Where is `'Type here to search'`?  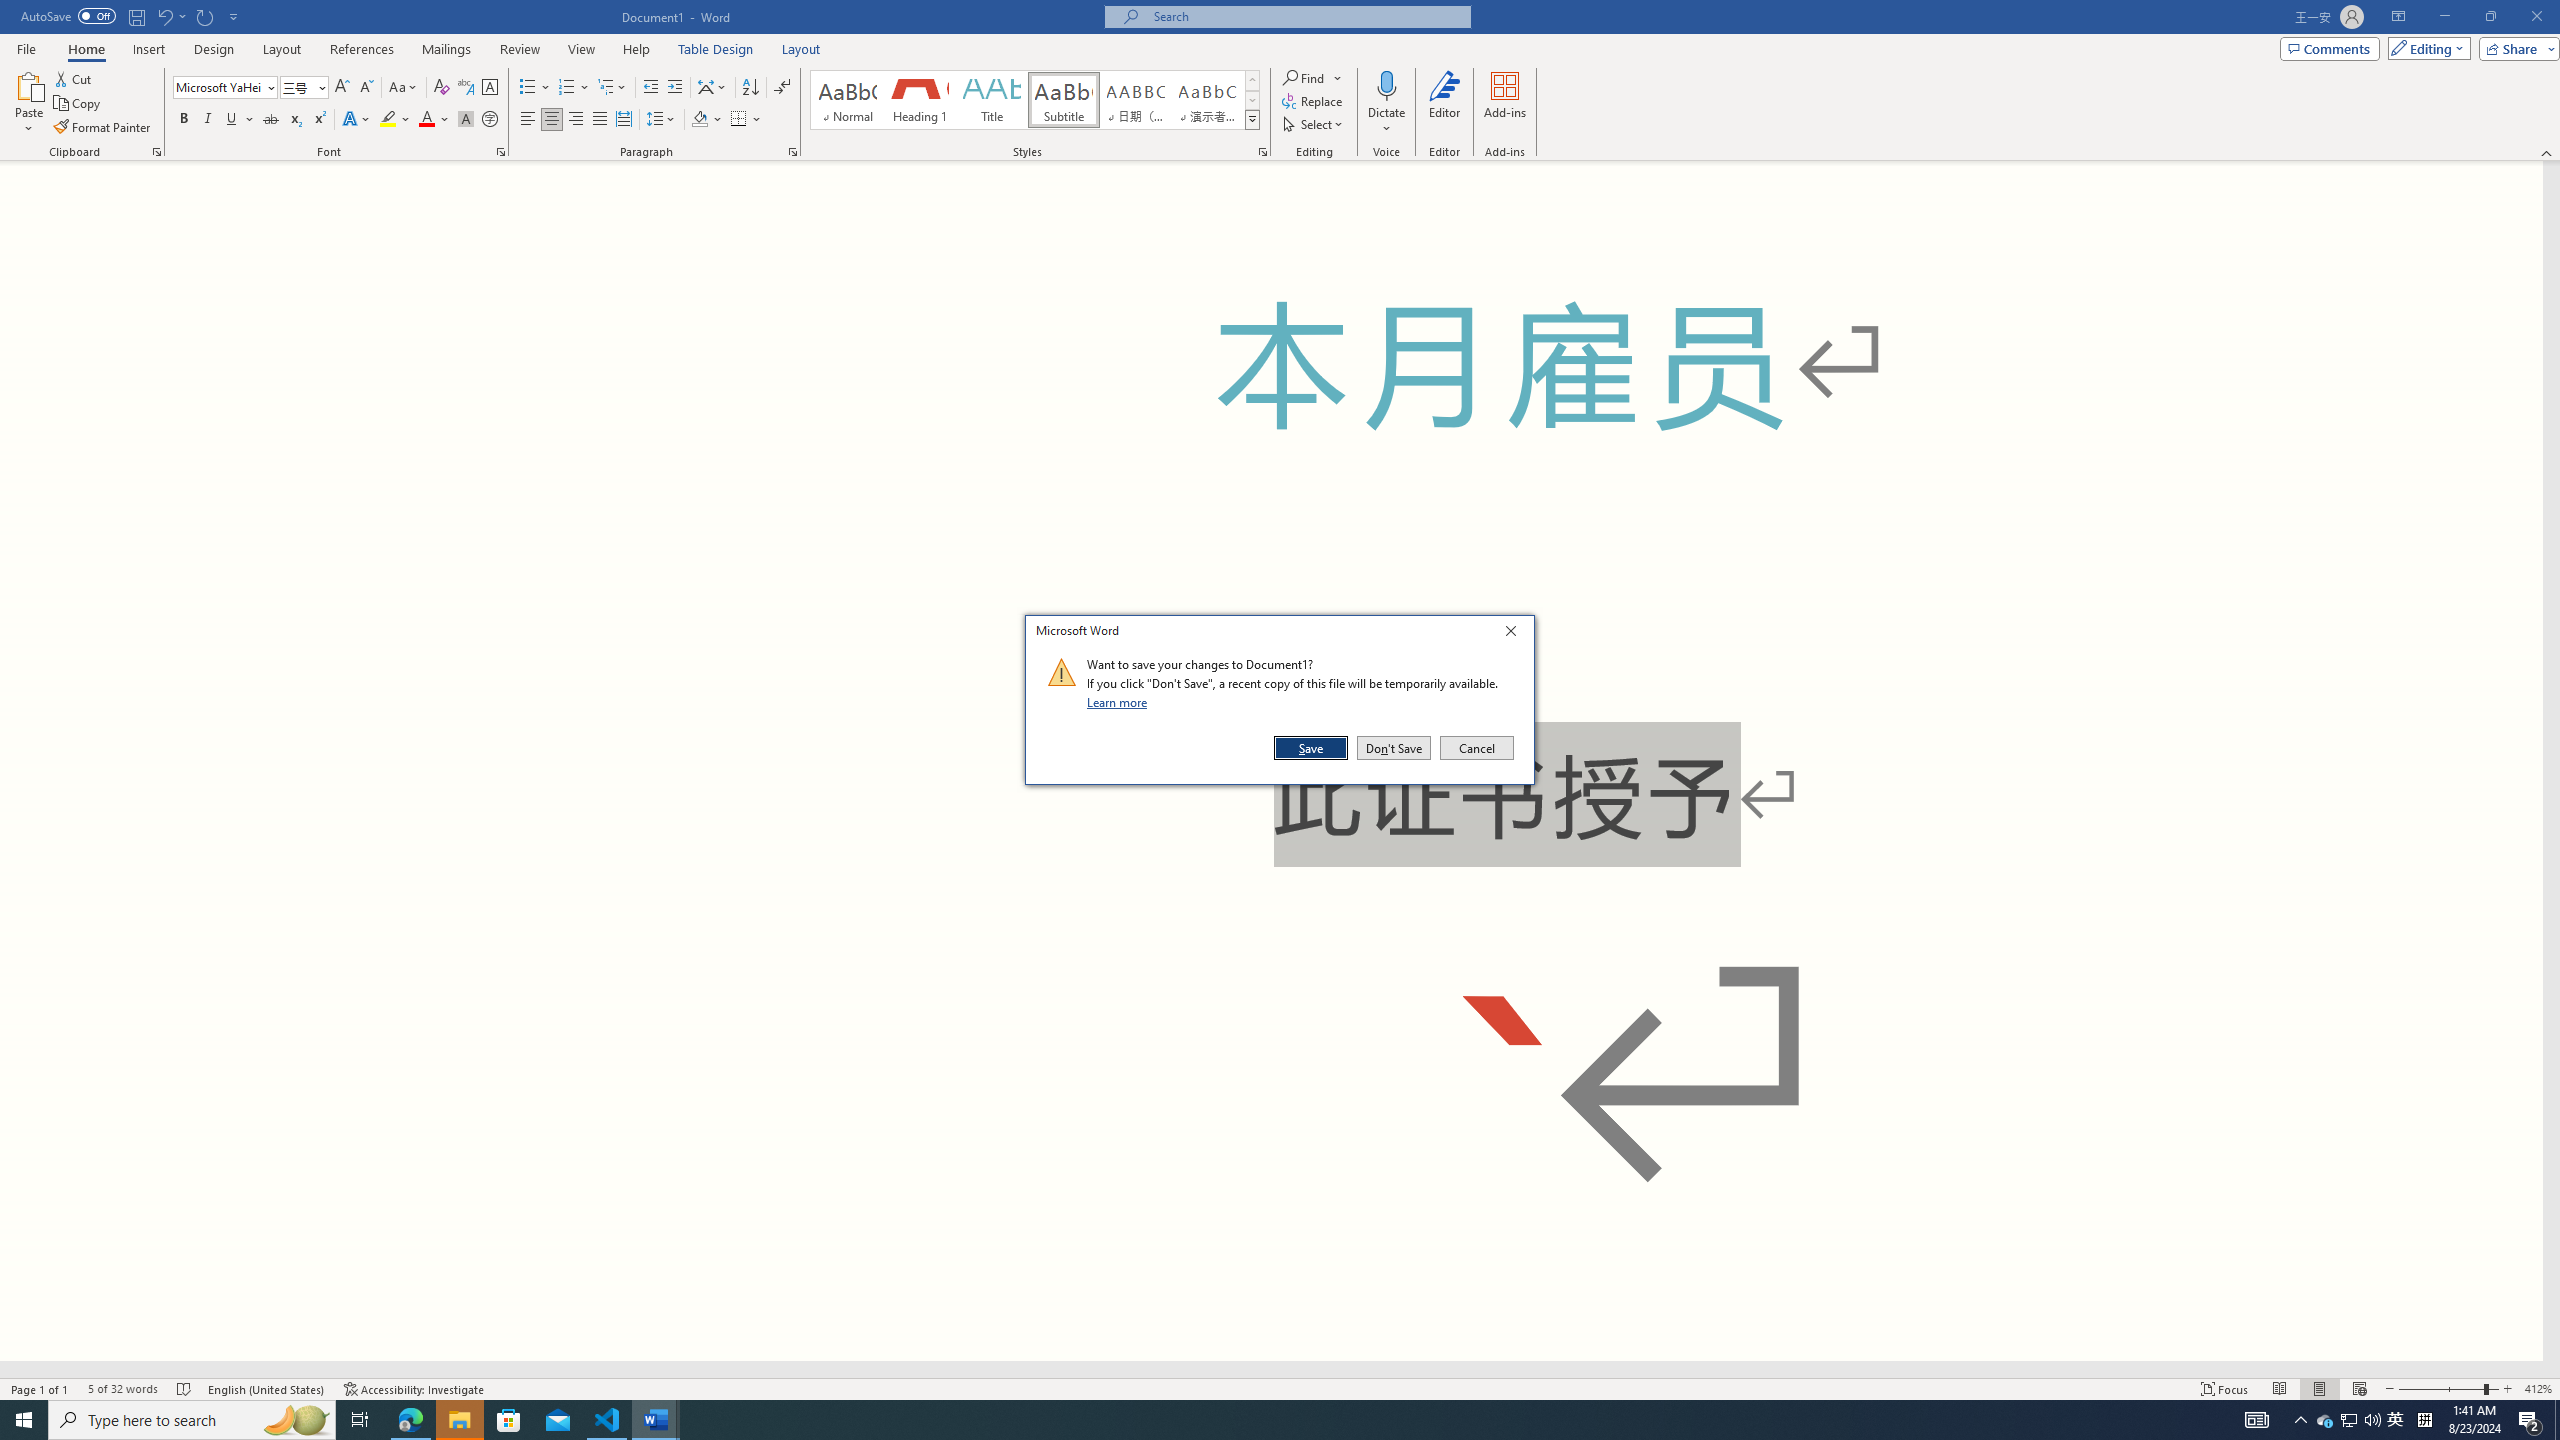
'Type here to search' is located at coordinates (191, 1418).